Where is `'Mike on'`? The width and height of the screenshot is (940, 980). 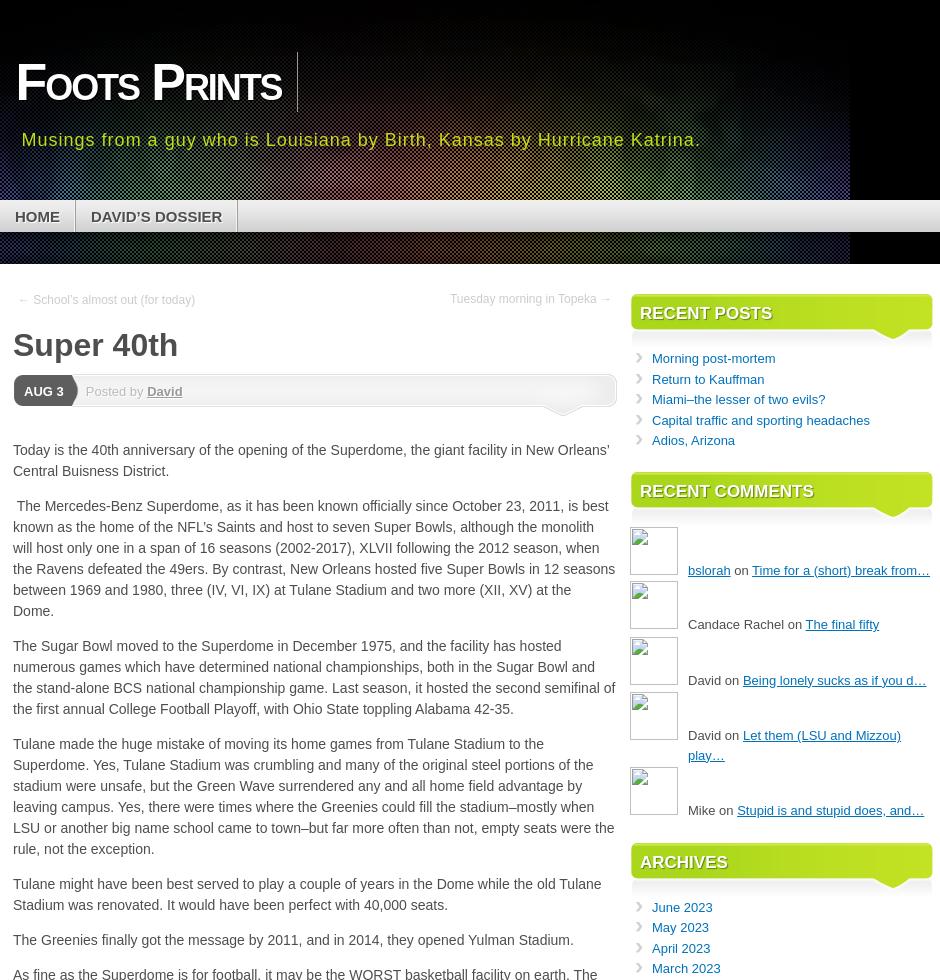
'Mike on' is located at coordinates (686, 810).